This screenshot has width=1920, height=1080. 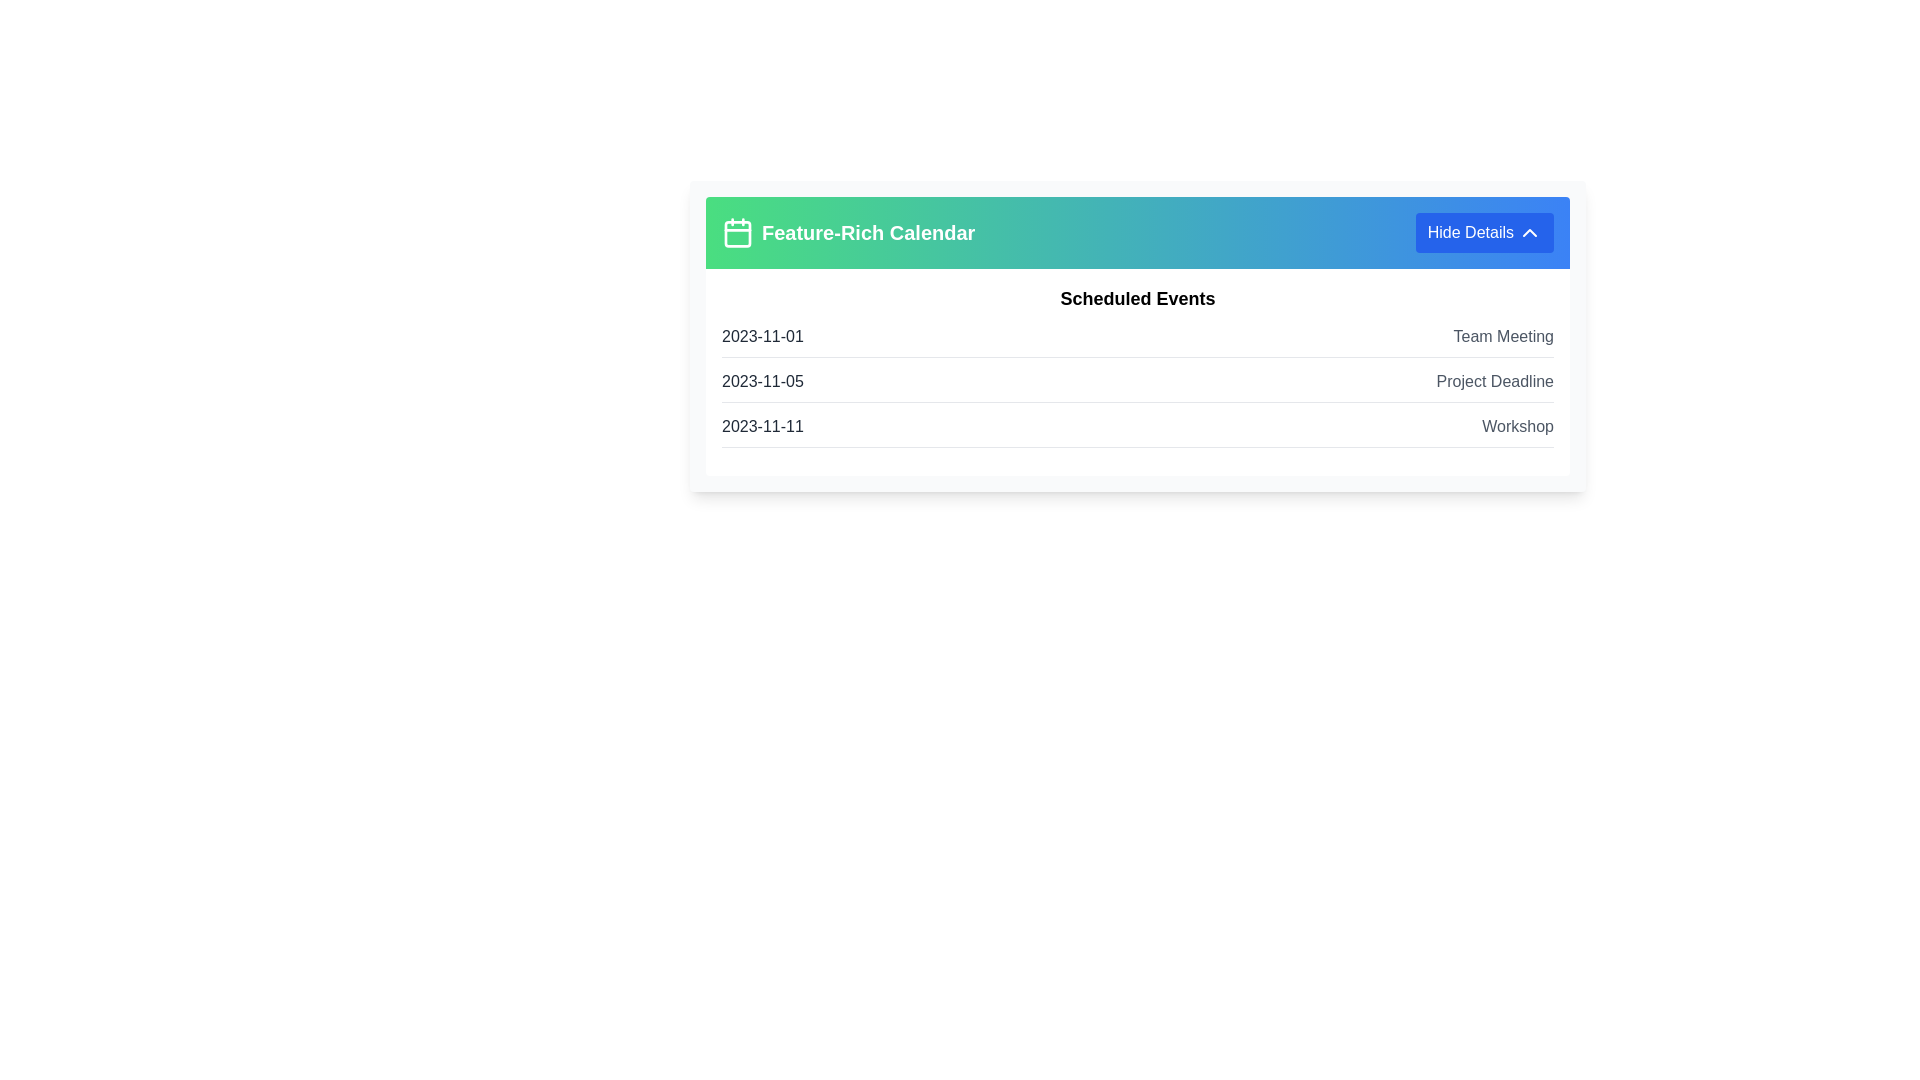 I want to click on the third scheduled event item in the 'Scheduled Events' section, which displays the date and title of the event, so click(x=1137, y=430).